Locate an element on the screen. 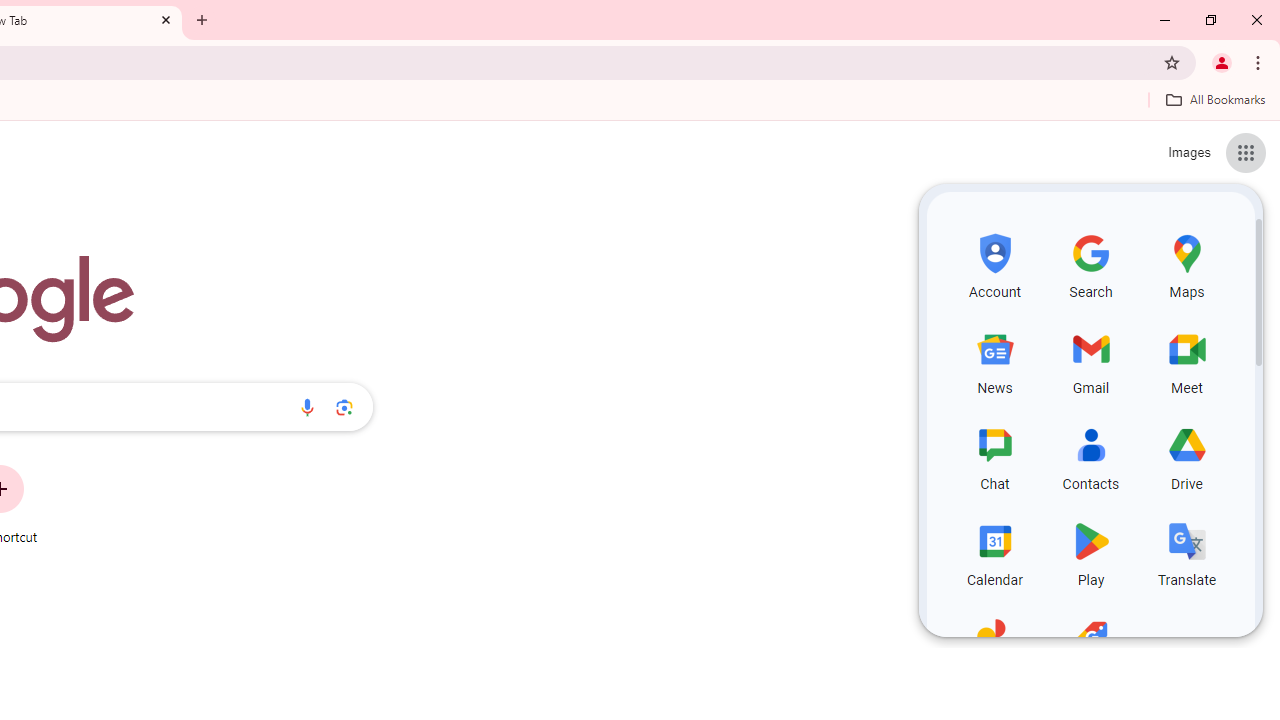 The height and width of the screenshot is (720, 1280). 'Drive, row 3 of 5 and column 3 of 3 in the first section' is located at coordinates (1187, 456).